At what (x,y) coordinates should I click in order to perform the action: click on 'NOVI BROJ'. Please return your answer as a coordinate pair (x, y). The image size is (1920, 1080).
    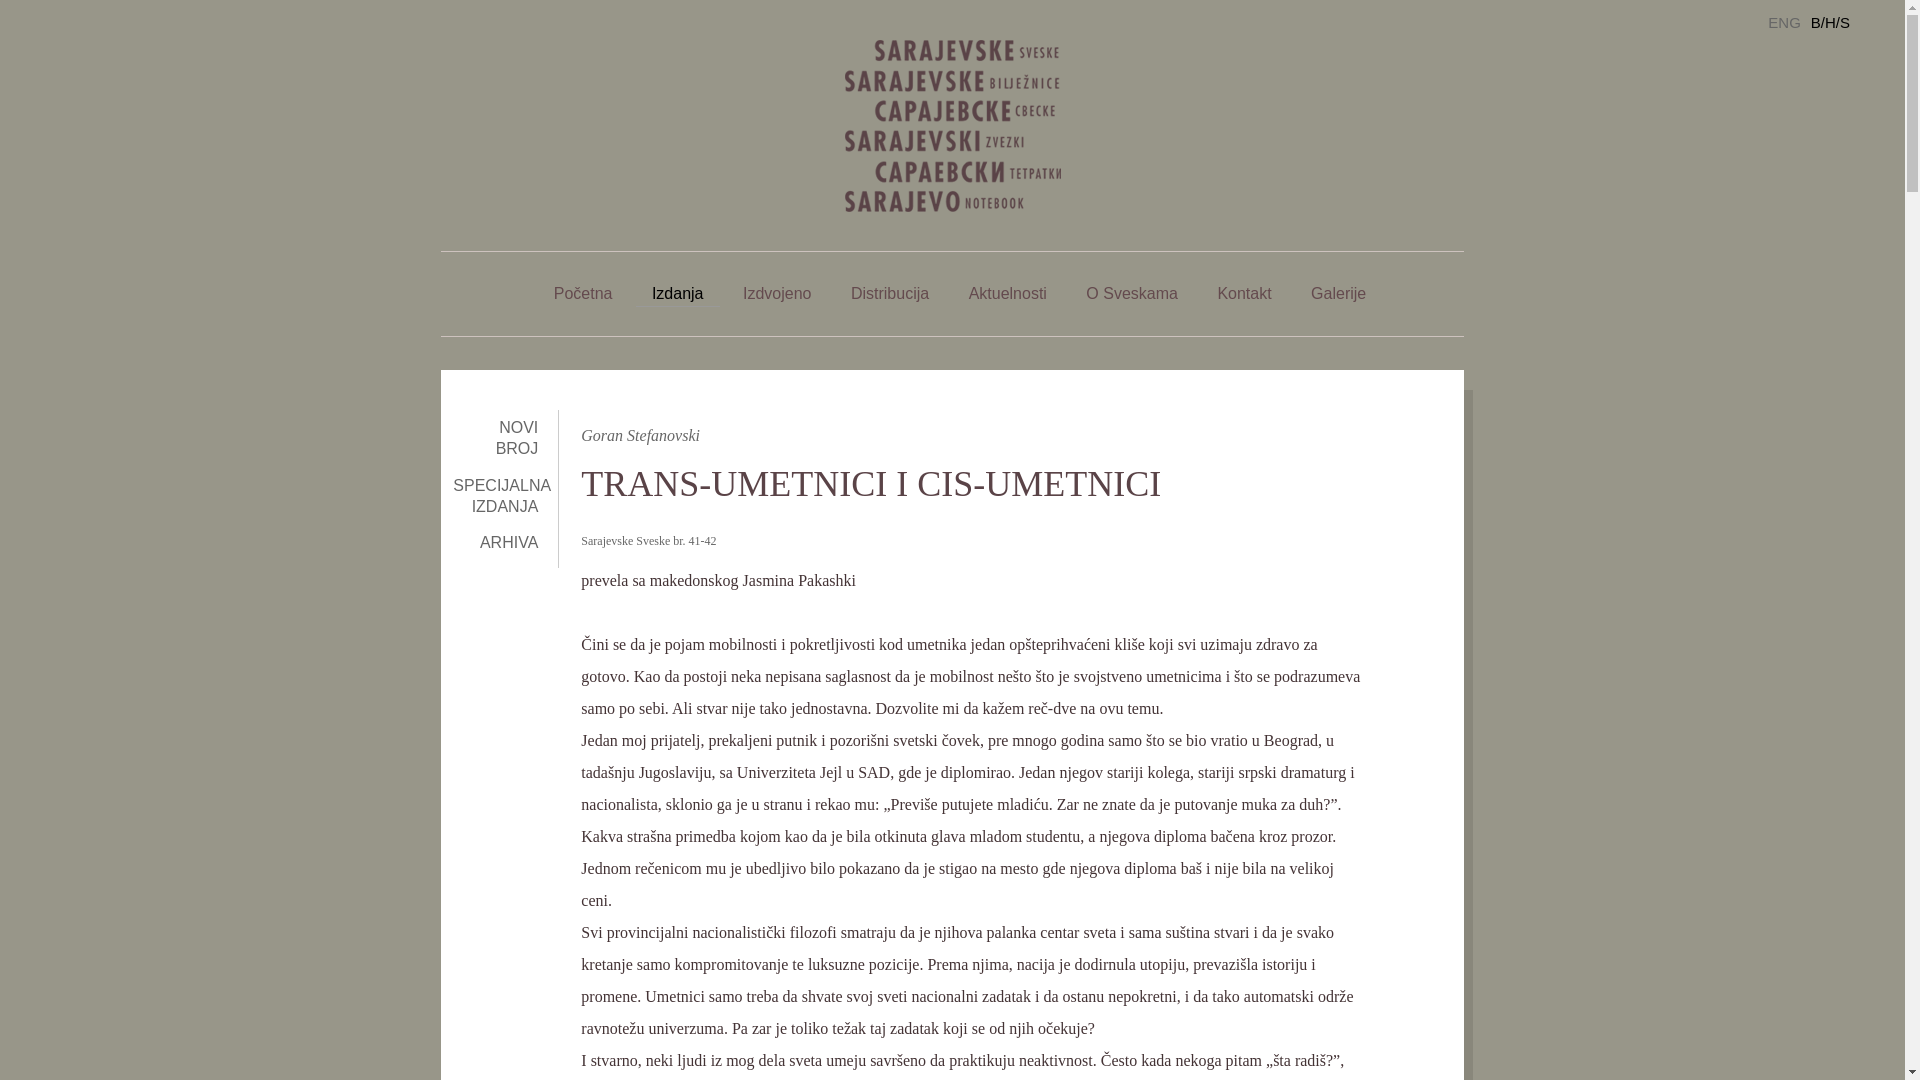
    Looking at the image, I should click on (517, 437).